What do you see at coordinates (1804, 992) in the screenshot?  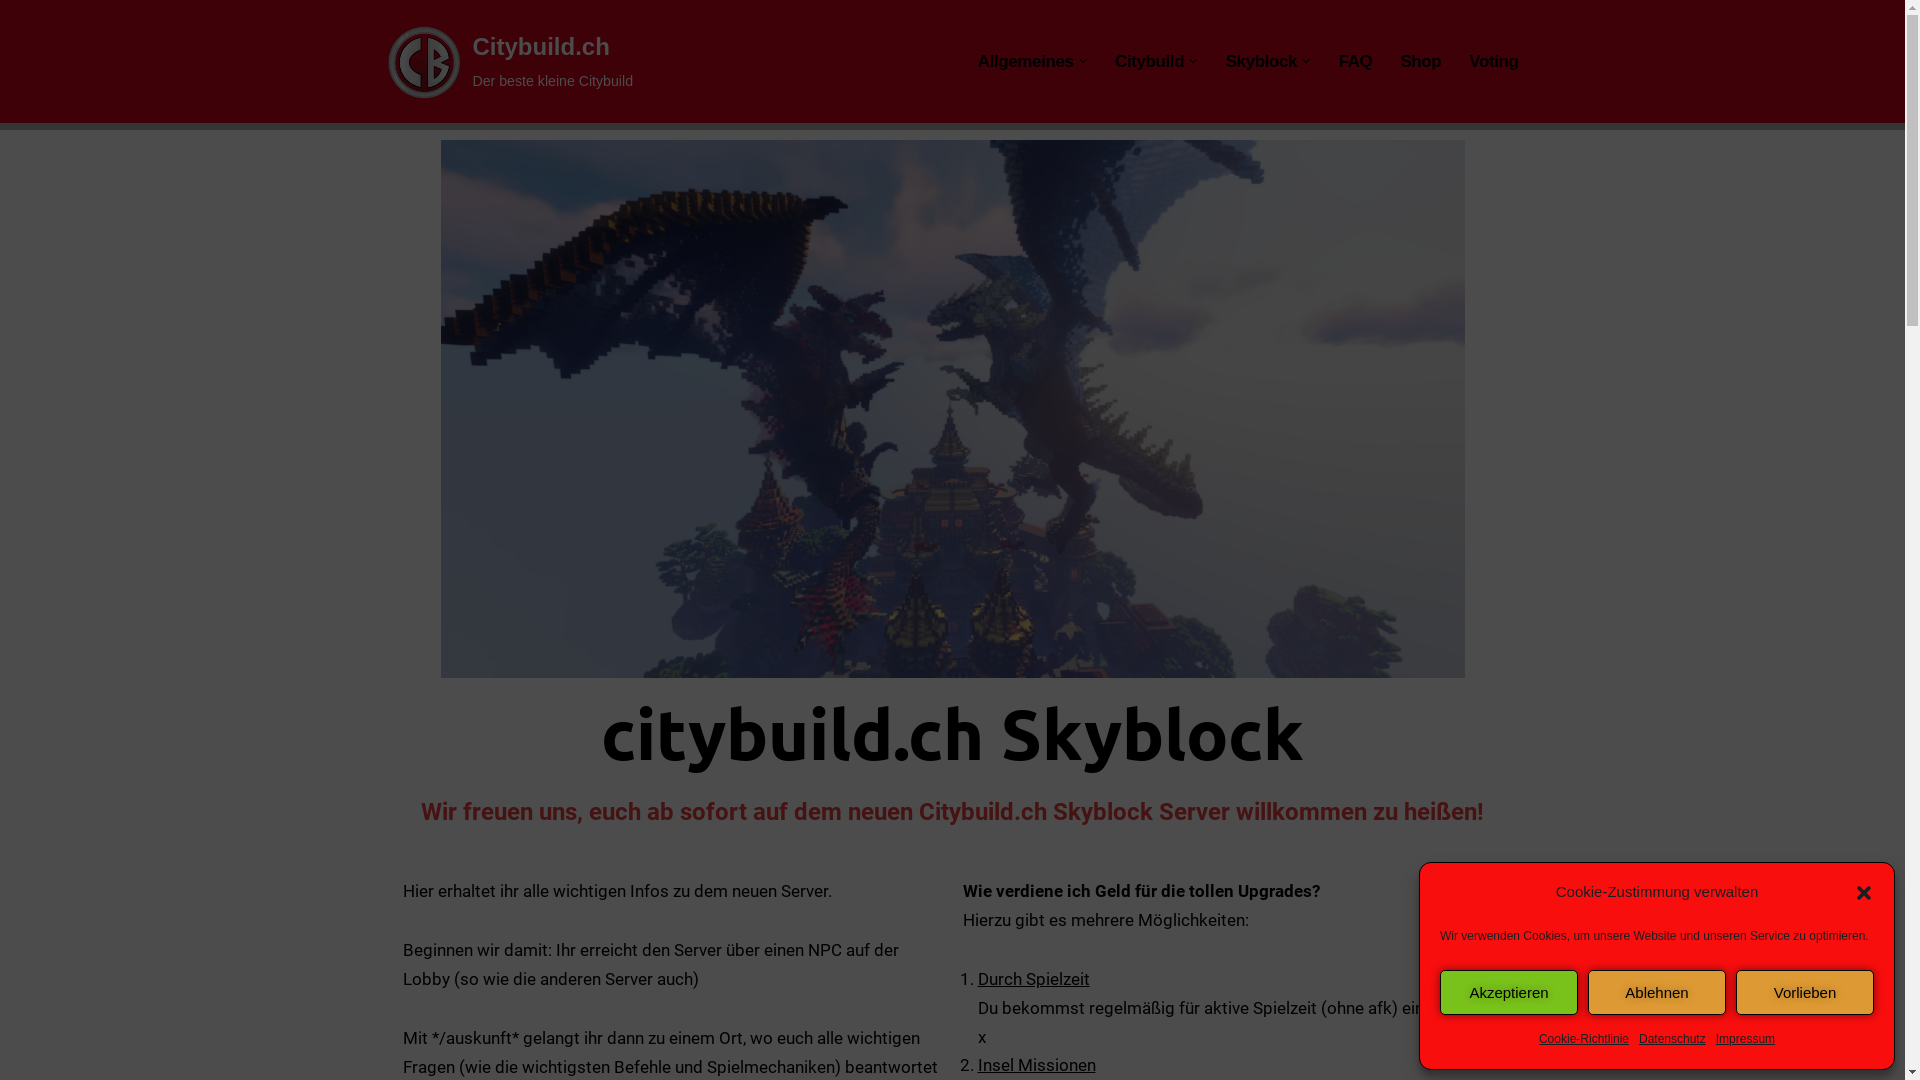 I see `'Vorlieben'` at bounding box center [1804, 992].